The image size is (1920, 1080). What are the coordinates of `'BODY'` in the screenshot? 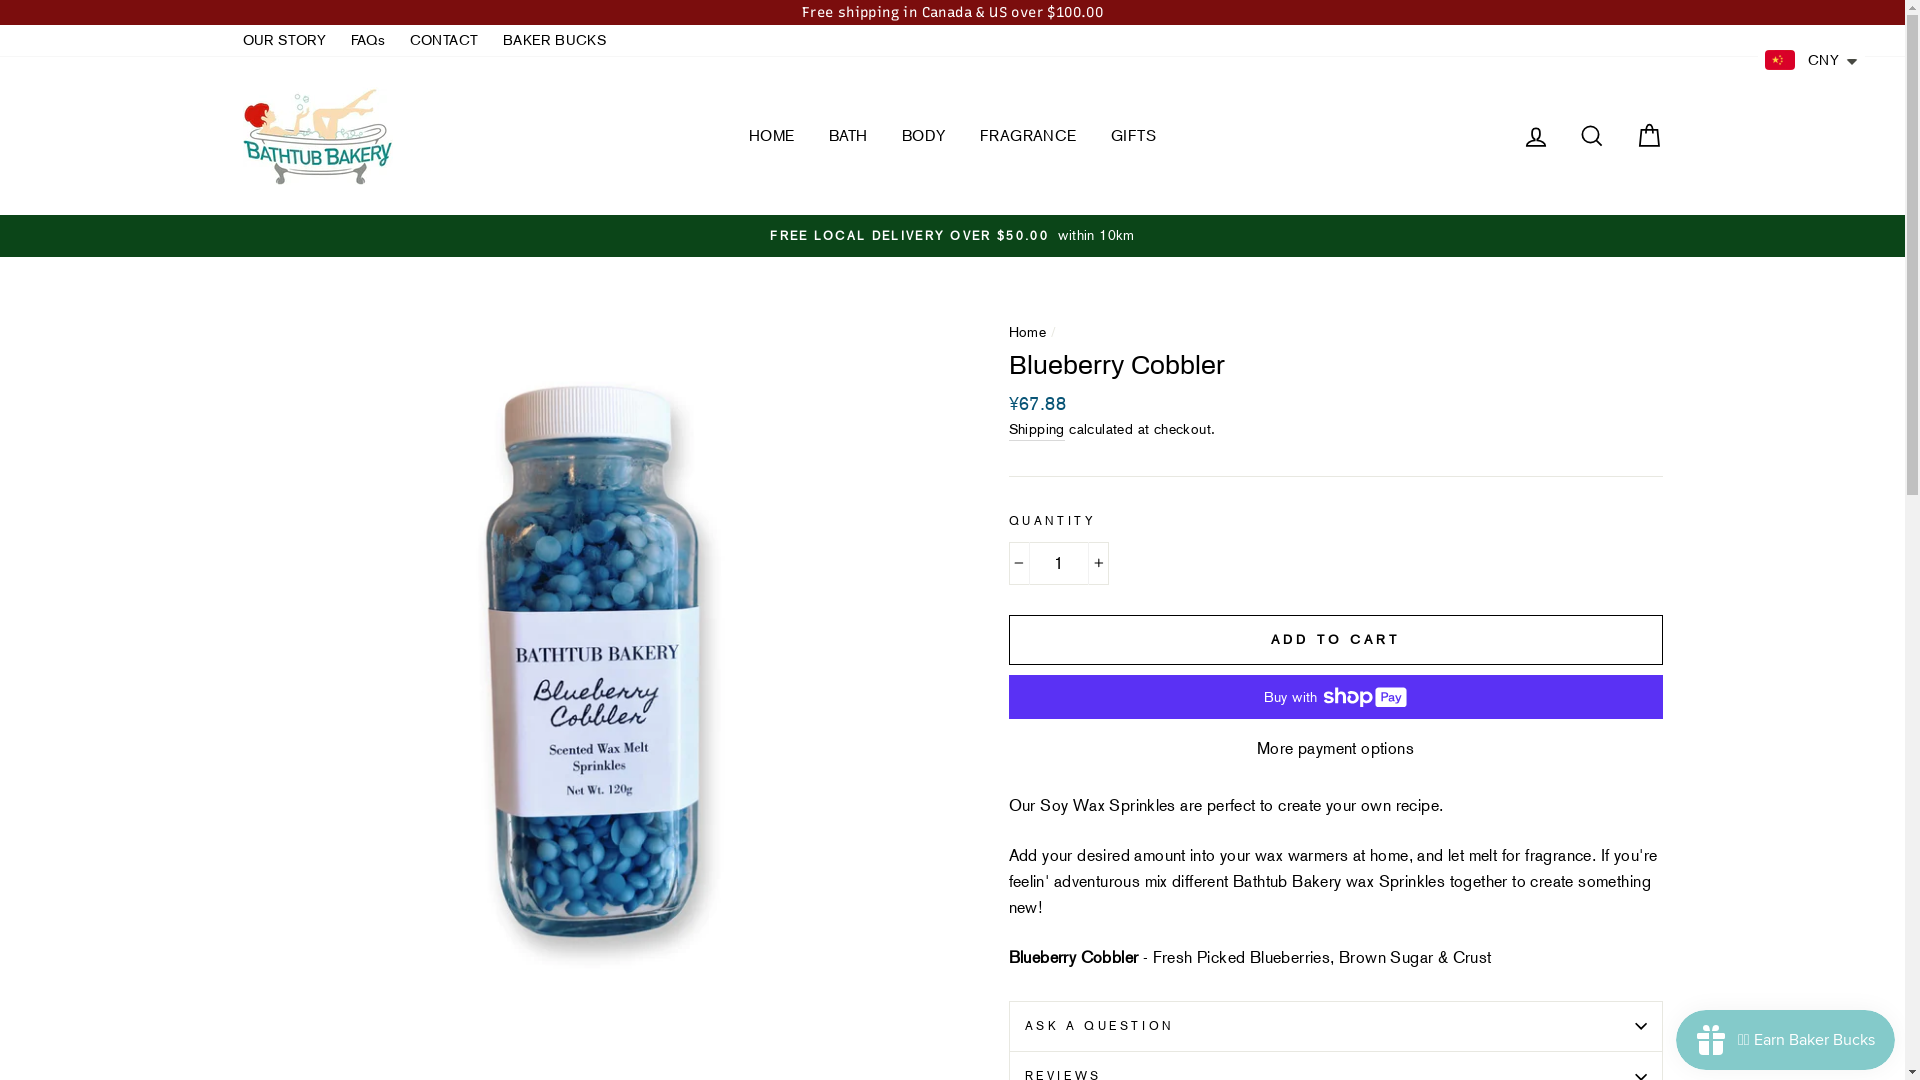 It's located at (886, 135).